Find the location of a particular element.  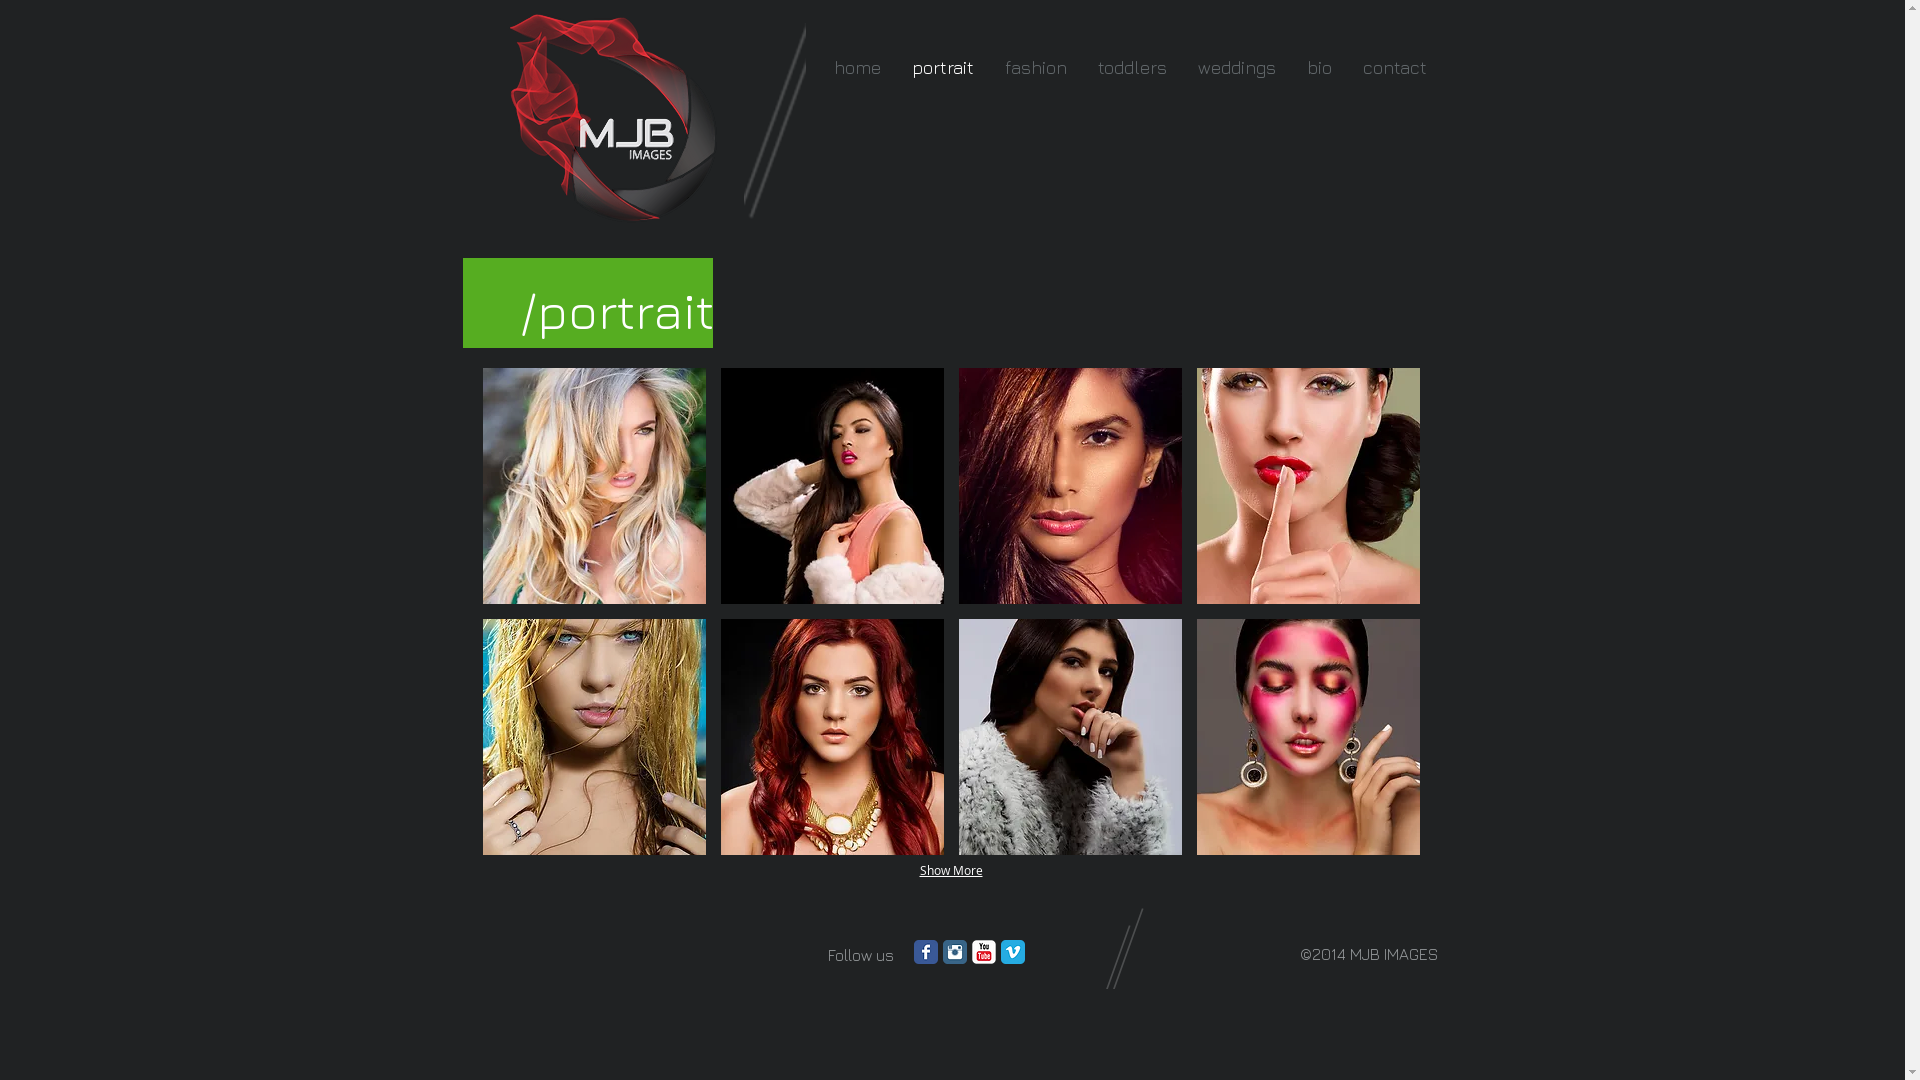

'home' is located at coordinates (816, 66).